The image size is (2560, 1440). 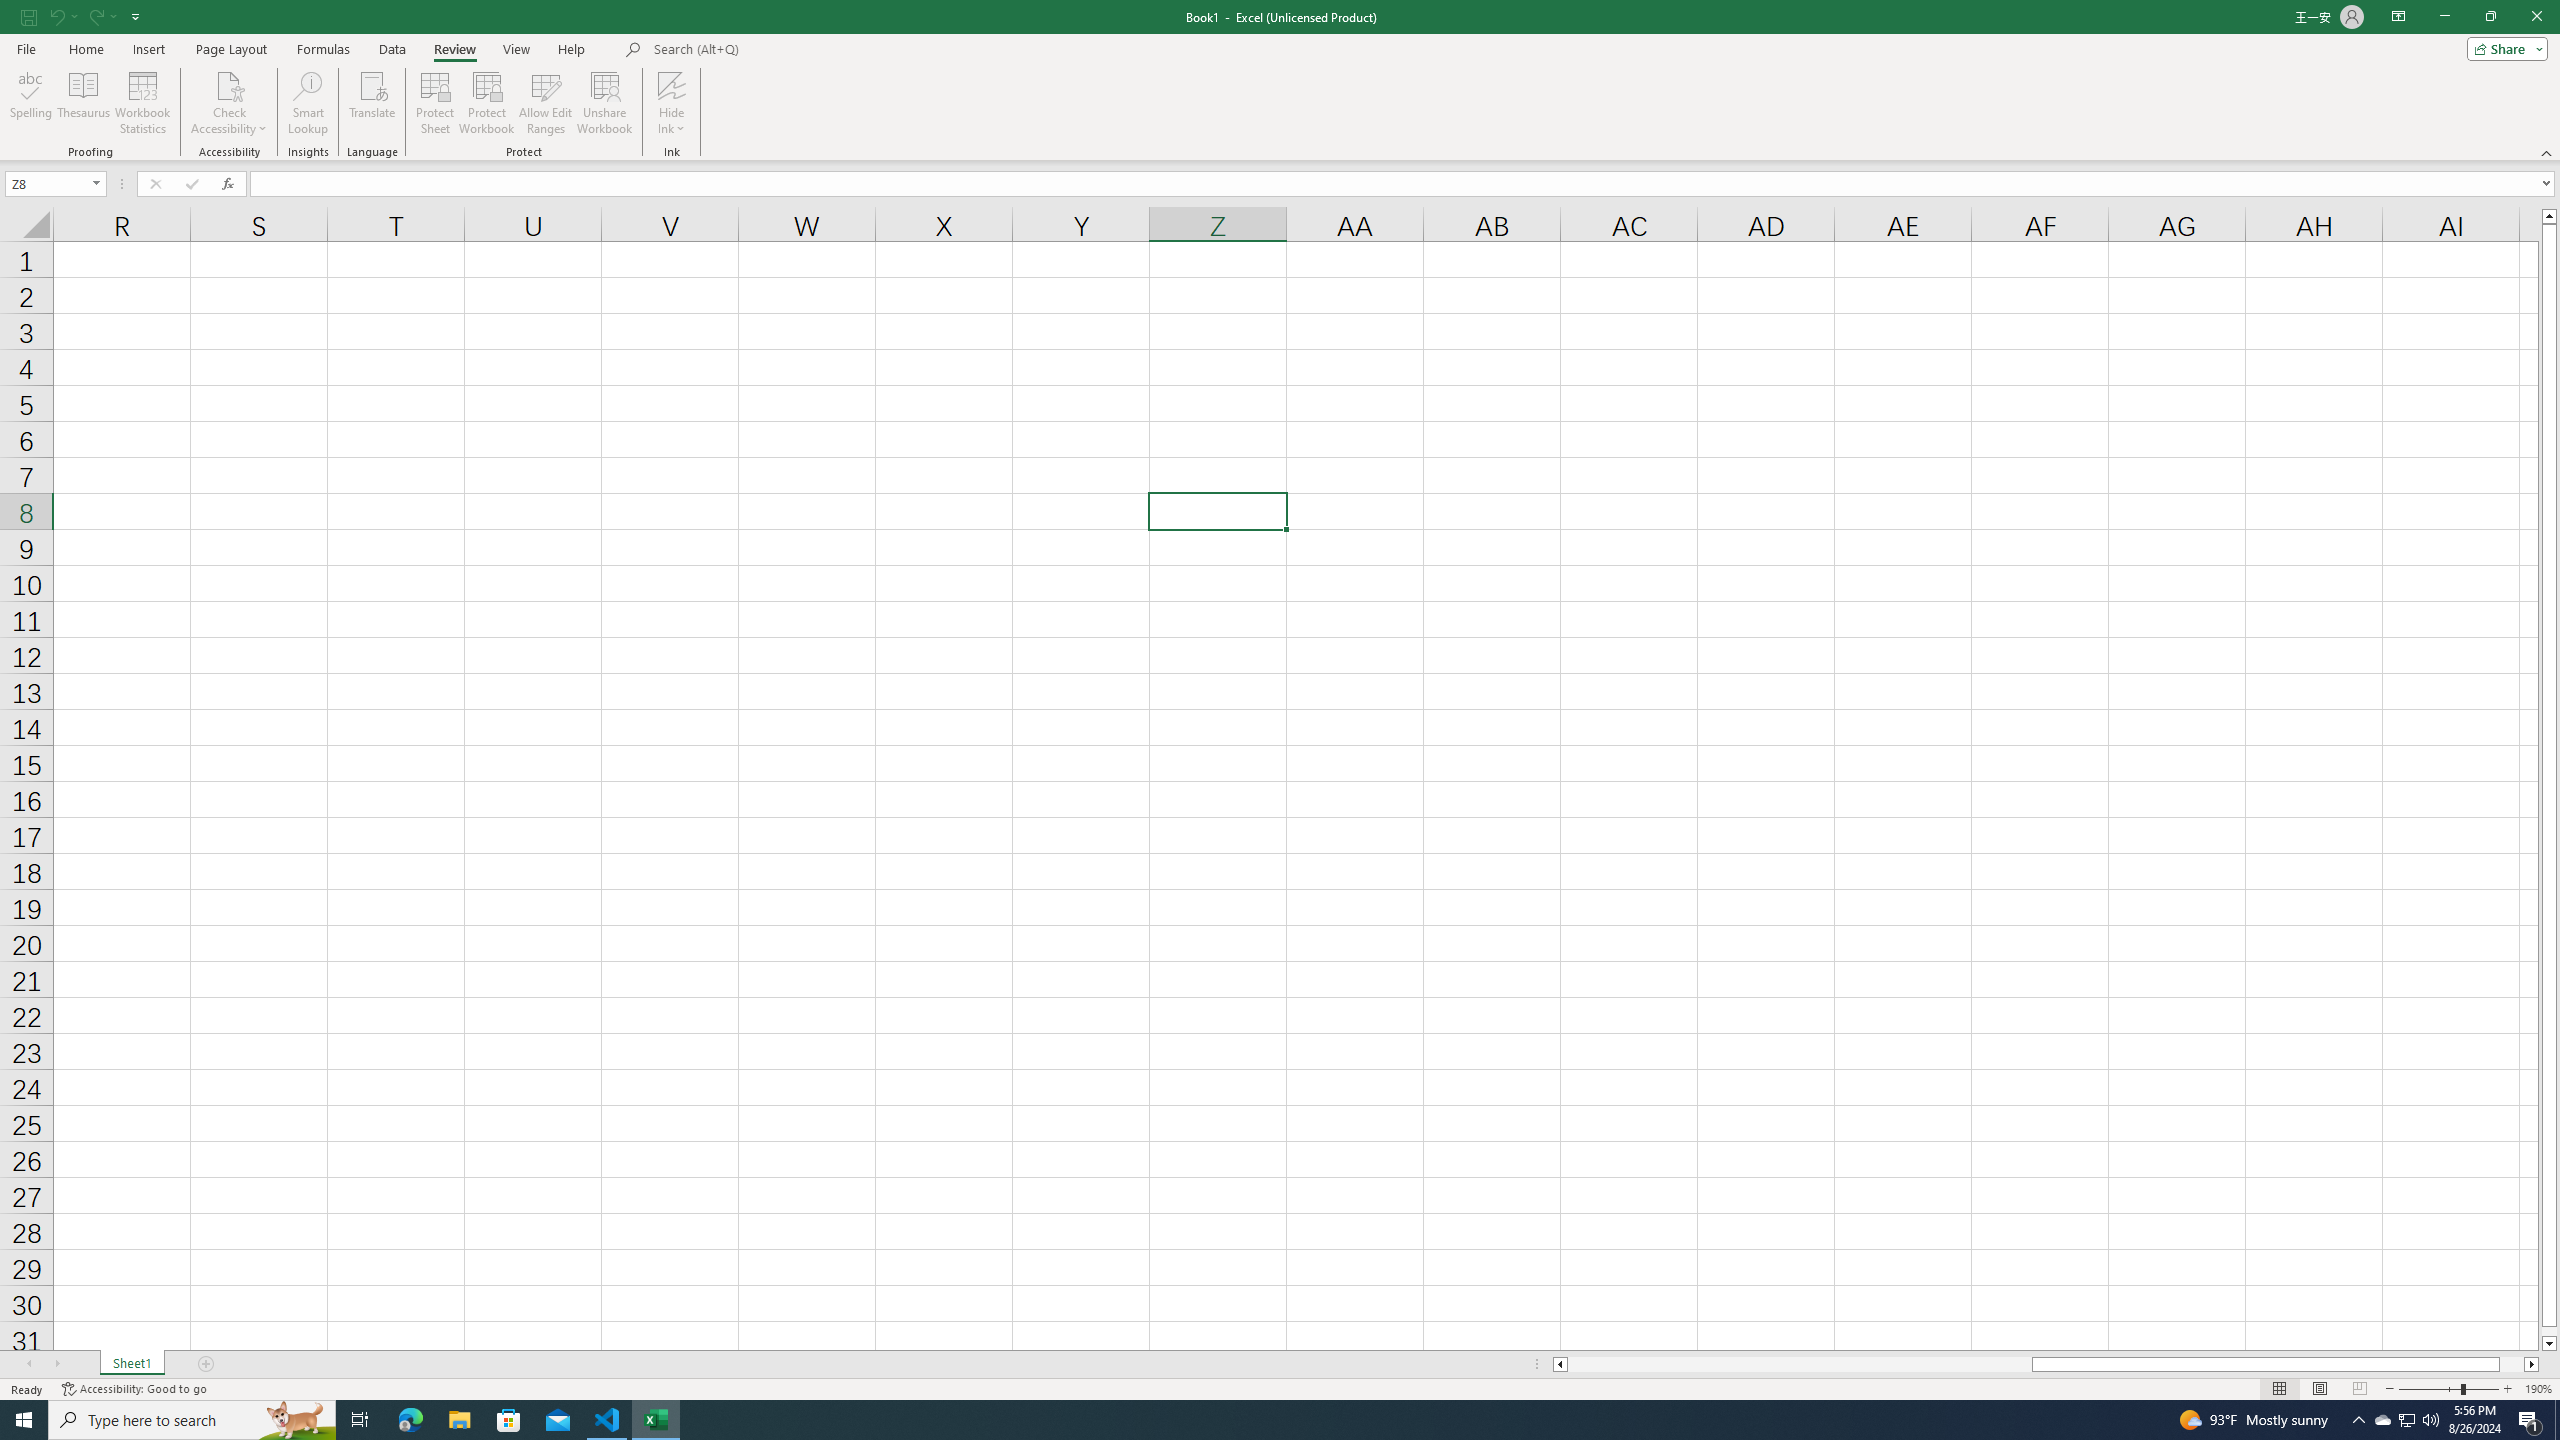 I want to click on 'Collapse the Ribbon', so click(x=2547, y=153).